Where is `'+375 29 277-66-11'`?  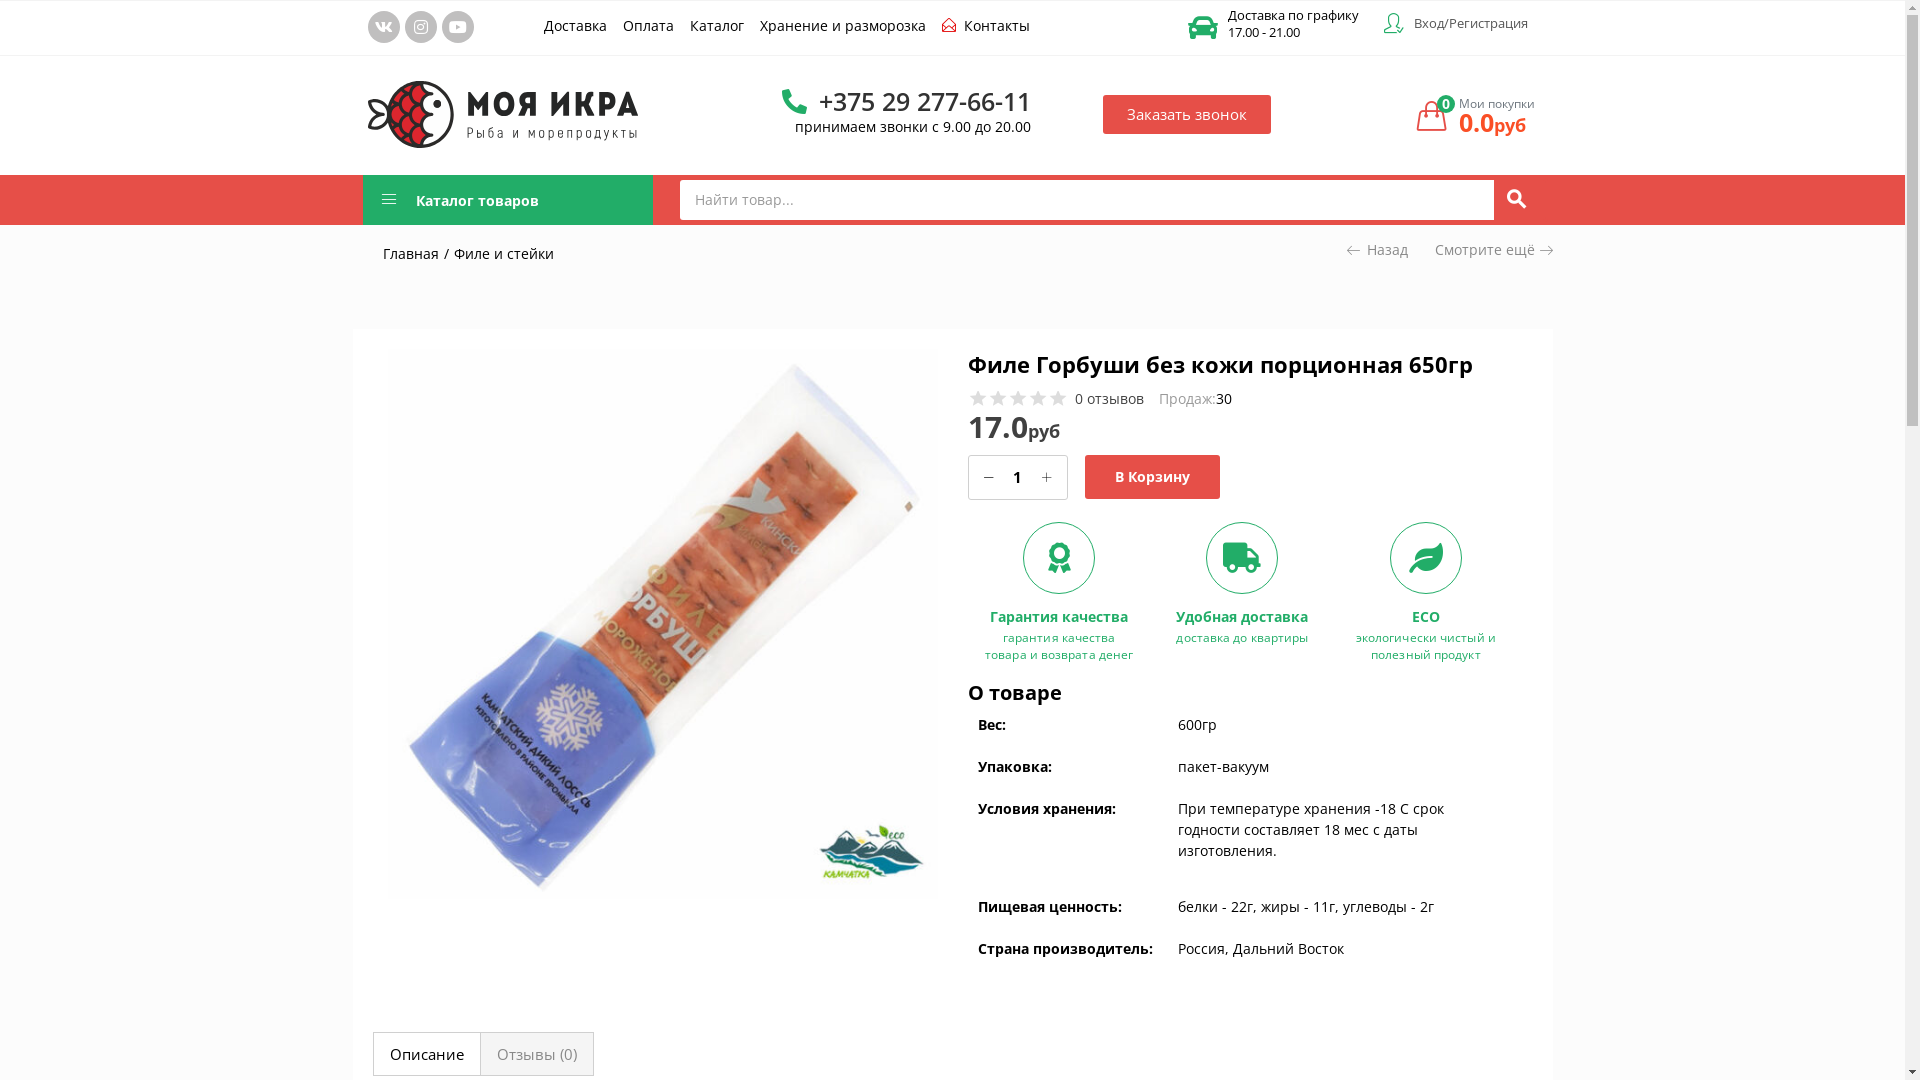 '+375 29 277-66-11' is located at coordinates (905, 100).